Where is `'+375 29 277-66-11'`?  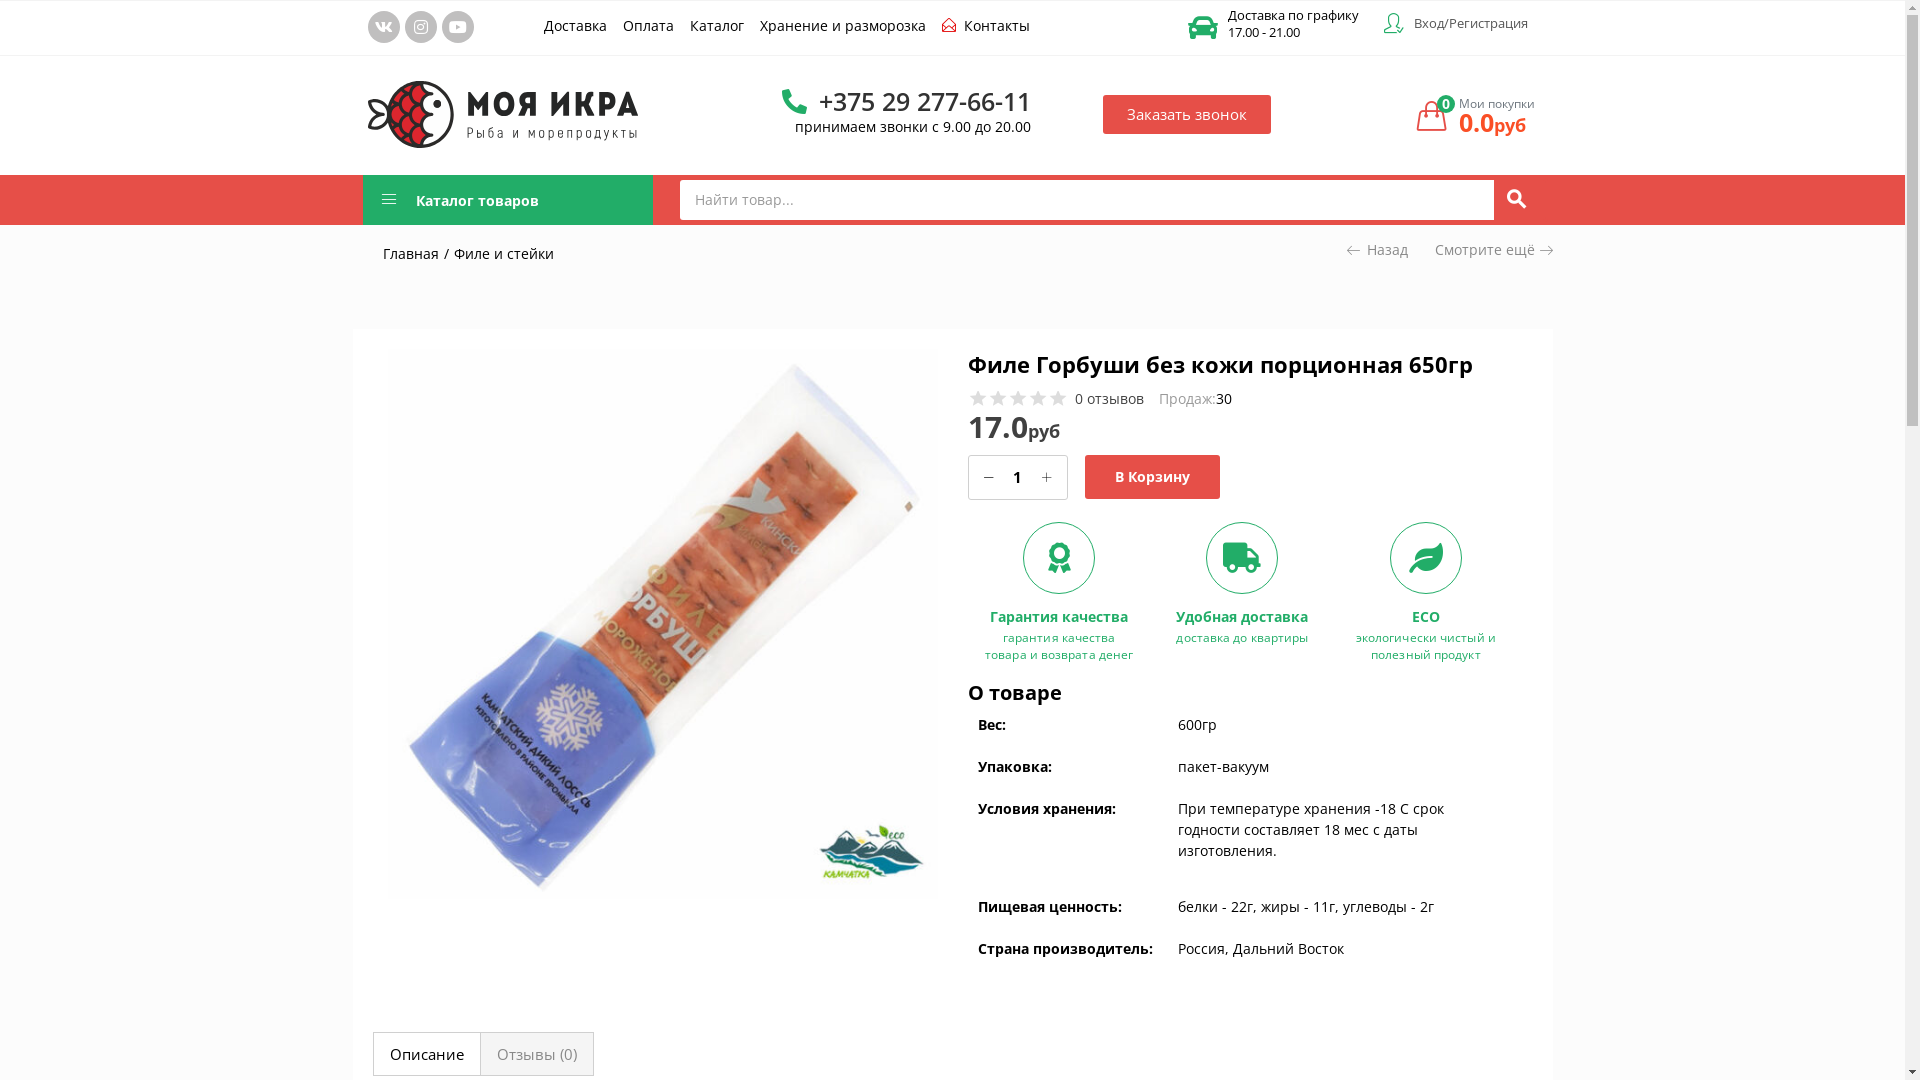 '+375 29 277-66-11' is located at coordinates (905, 100).